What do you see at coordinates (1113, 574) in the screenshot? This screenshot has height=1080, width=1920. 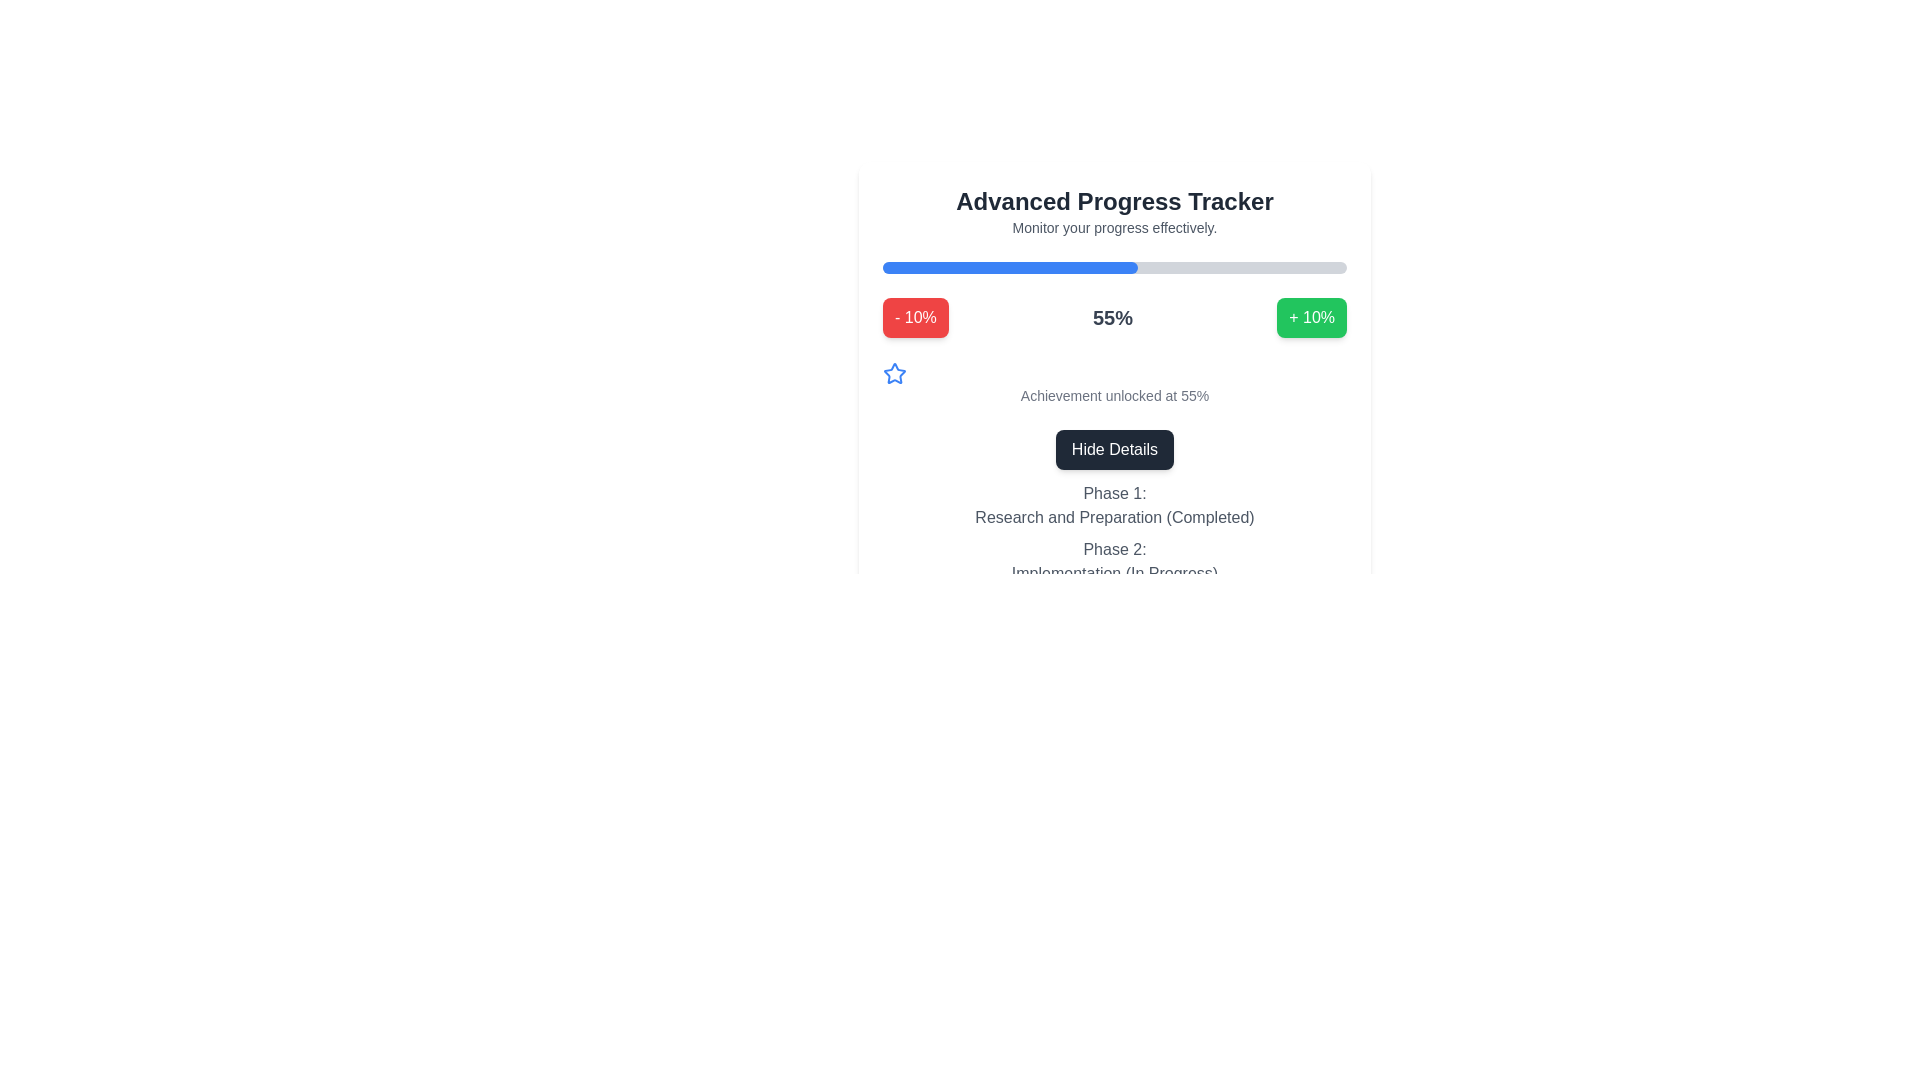 I see `the text label indicating the ongoing status of 'Phase 2' in the progress tracker` at bounding box center [1113, 574].